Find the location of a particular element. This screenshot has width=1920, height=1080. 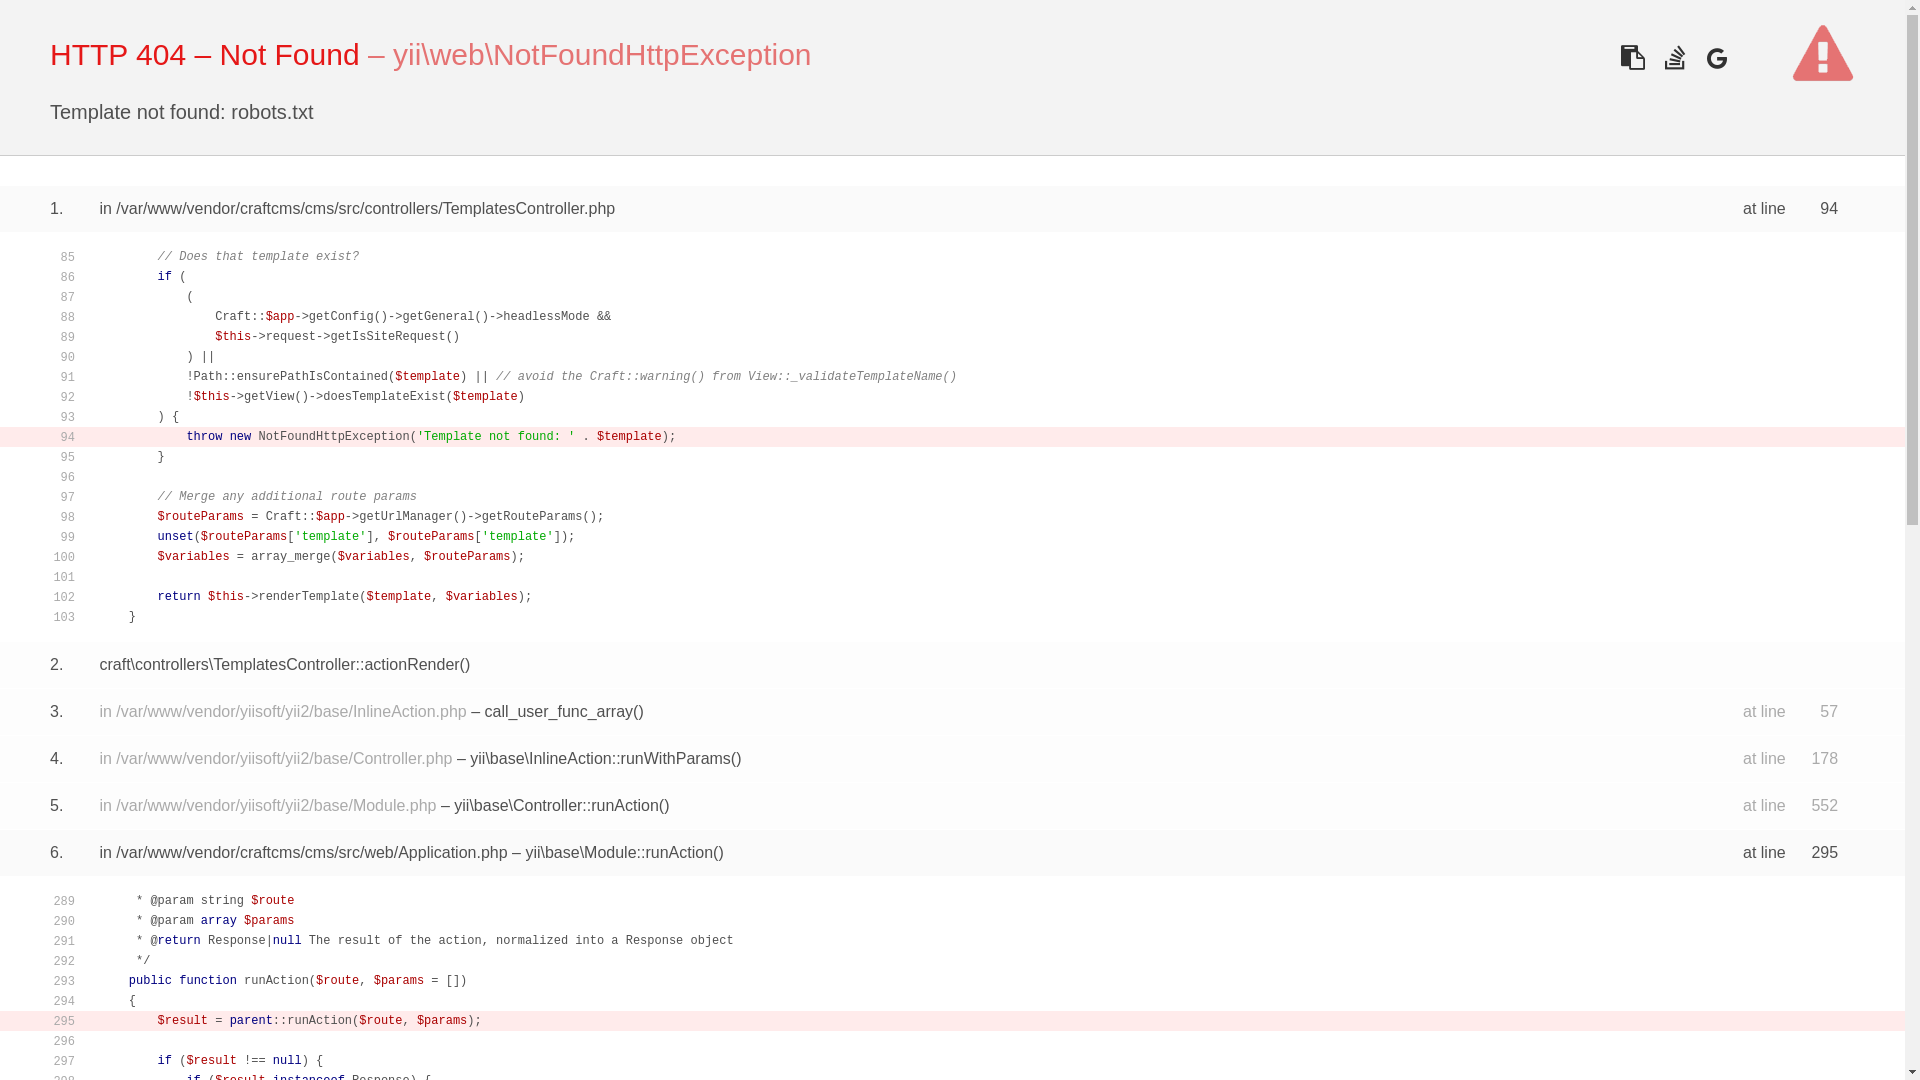

'yii\web\NotFoundHttpException' is located at coordinates (601, 53).